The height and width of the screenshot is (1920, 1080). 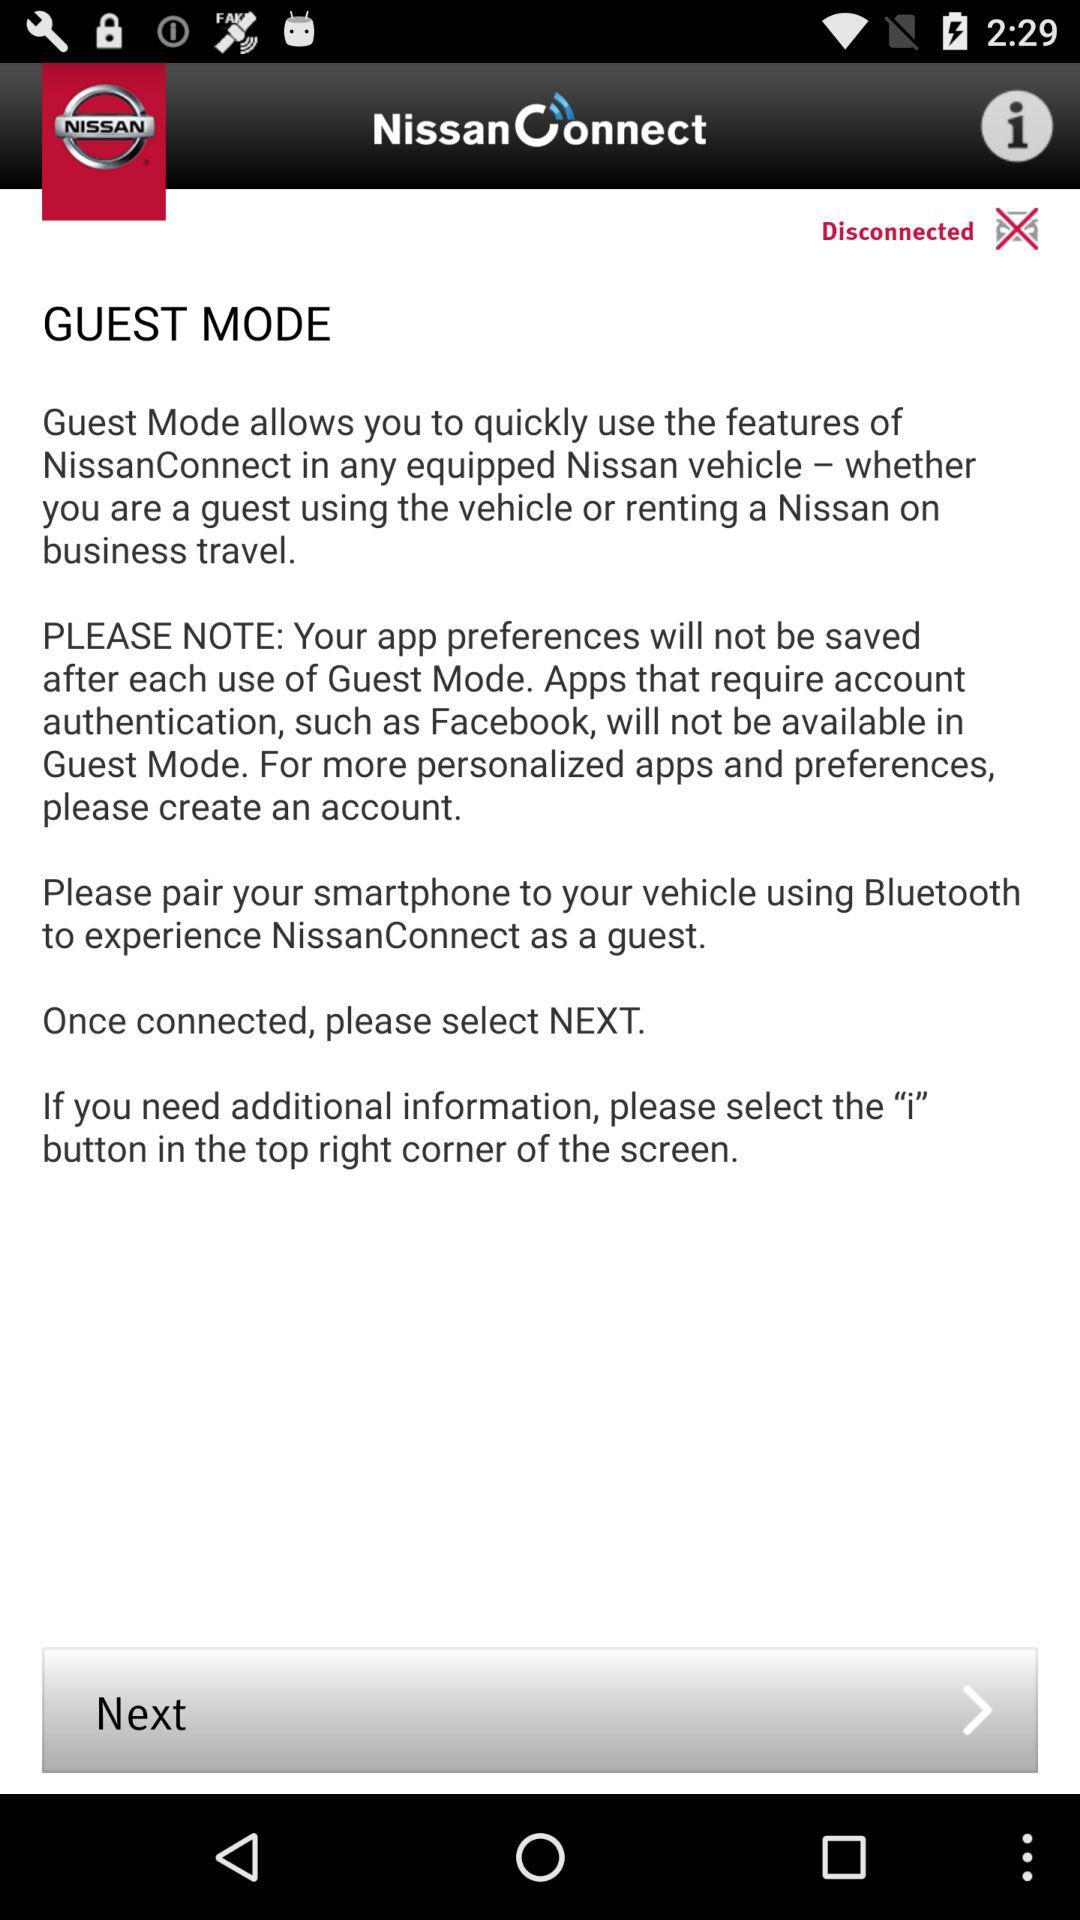 I want to click on the app above guest mode app, so click(x=1036, y=228).